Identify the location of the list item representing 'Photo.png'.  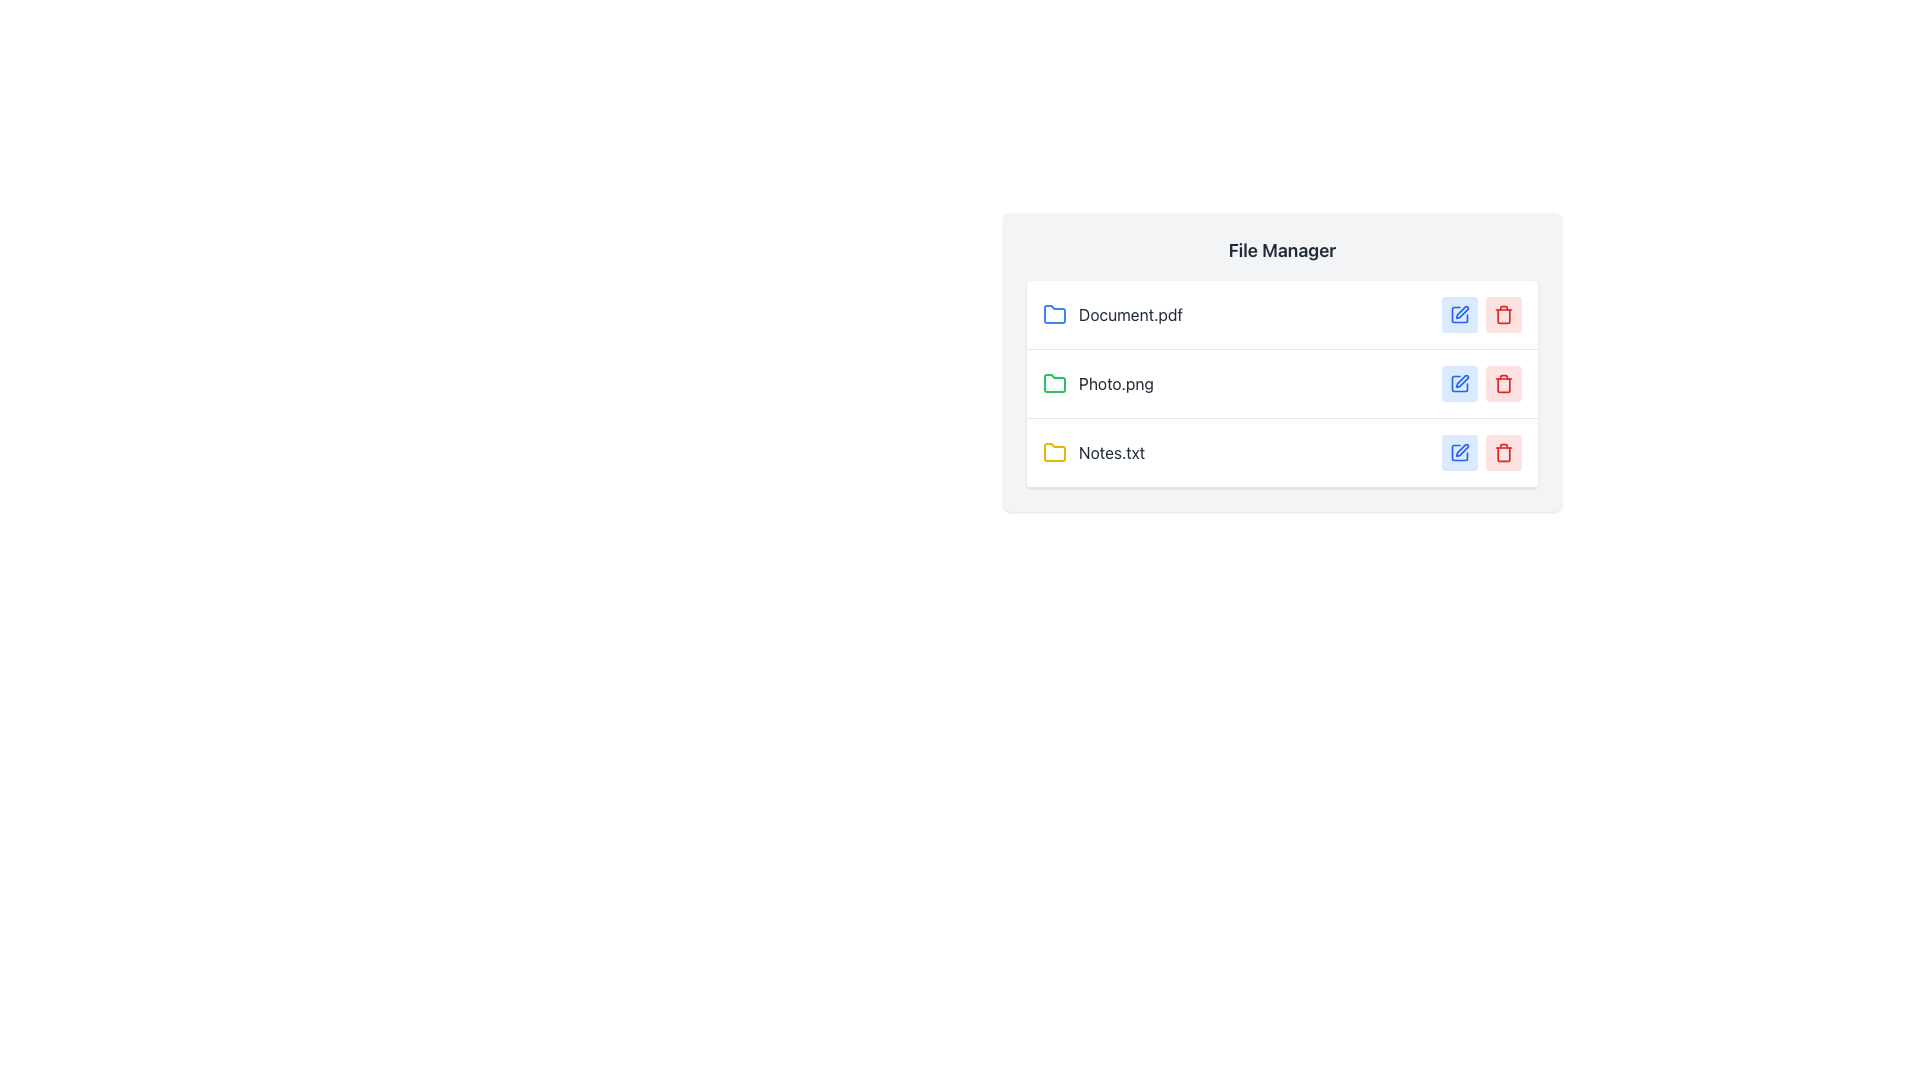
(1282, 384).